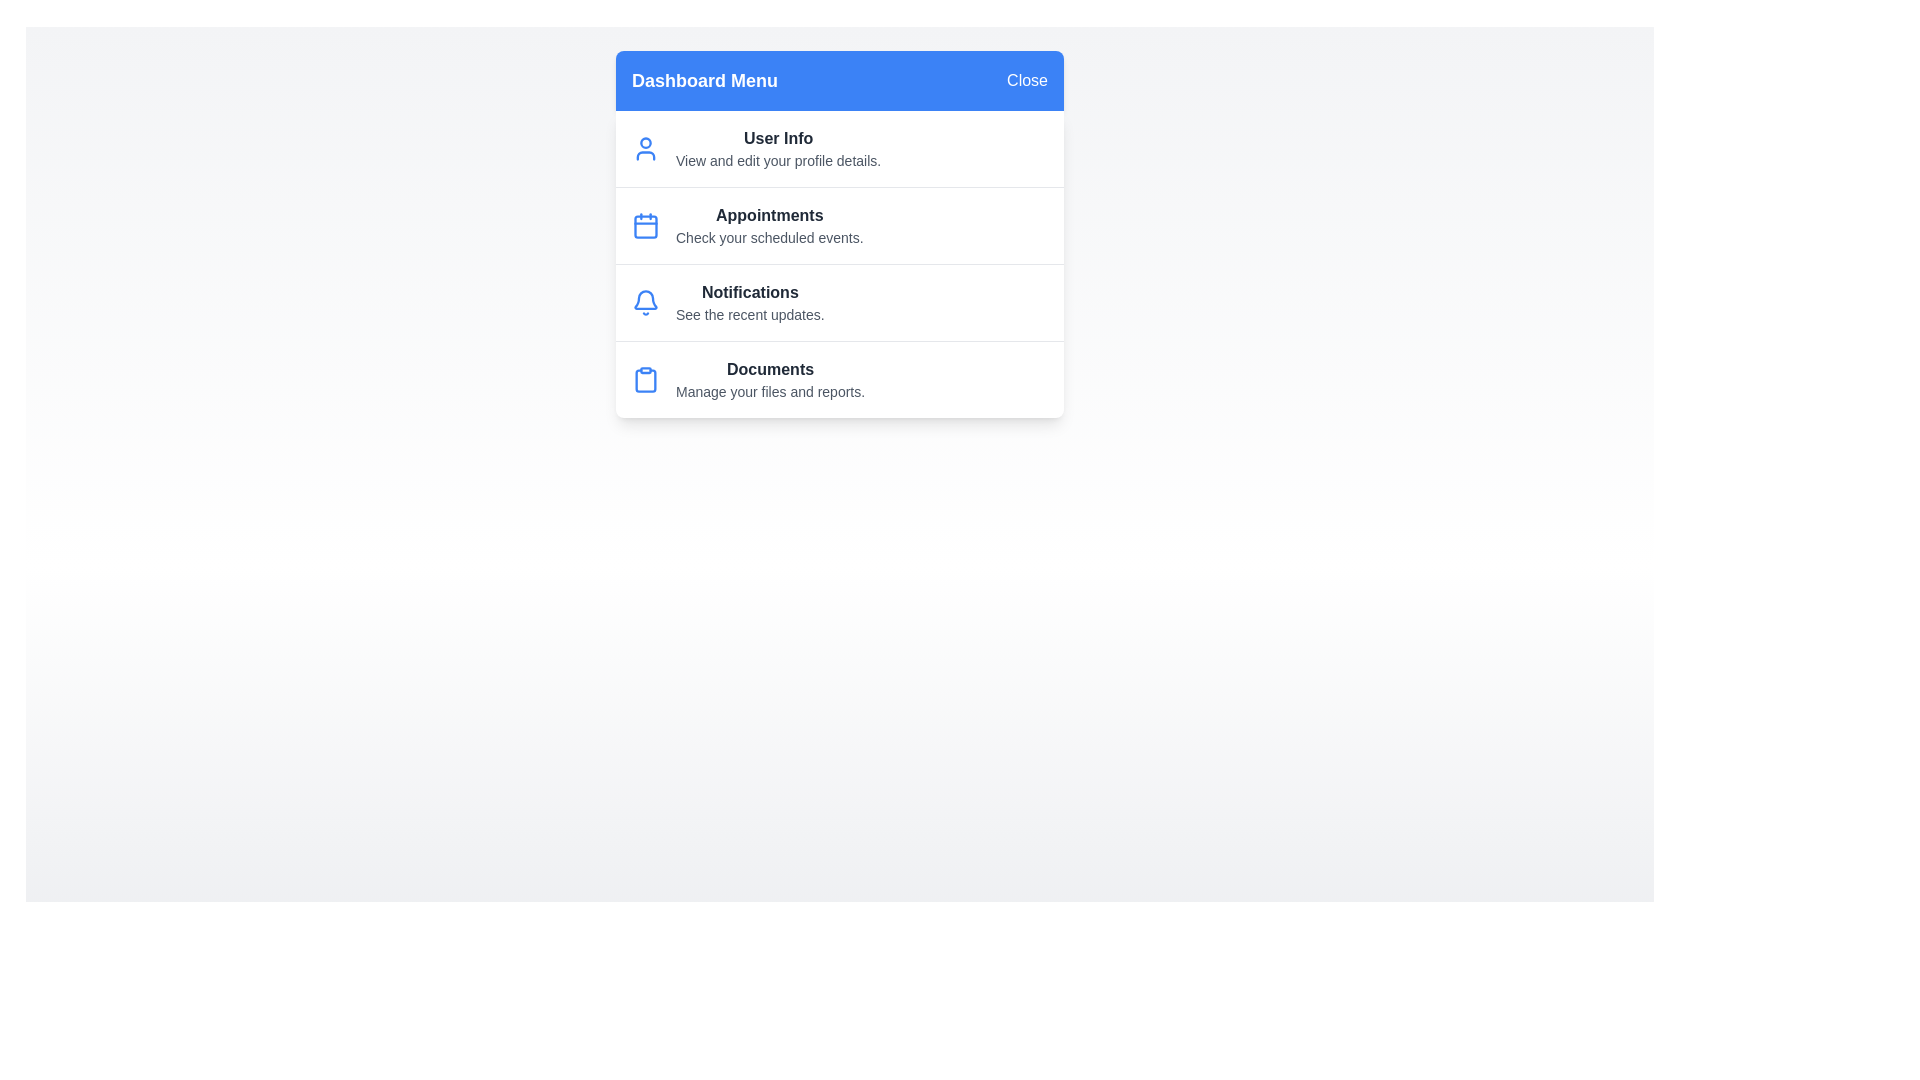 The image size is (1920, 1080). What do you see at coordinates (646, 148) in the screenshot?
I see `the icon representing User Info` at bounding box center [646, 148].